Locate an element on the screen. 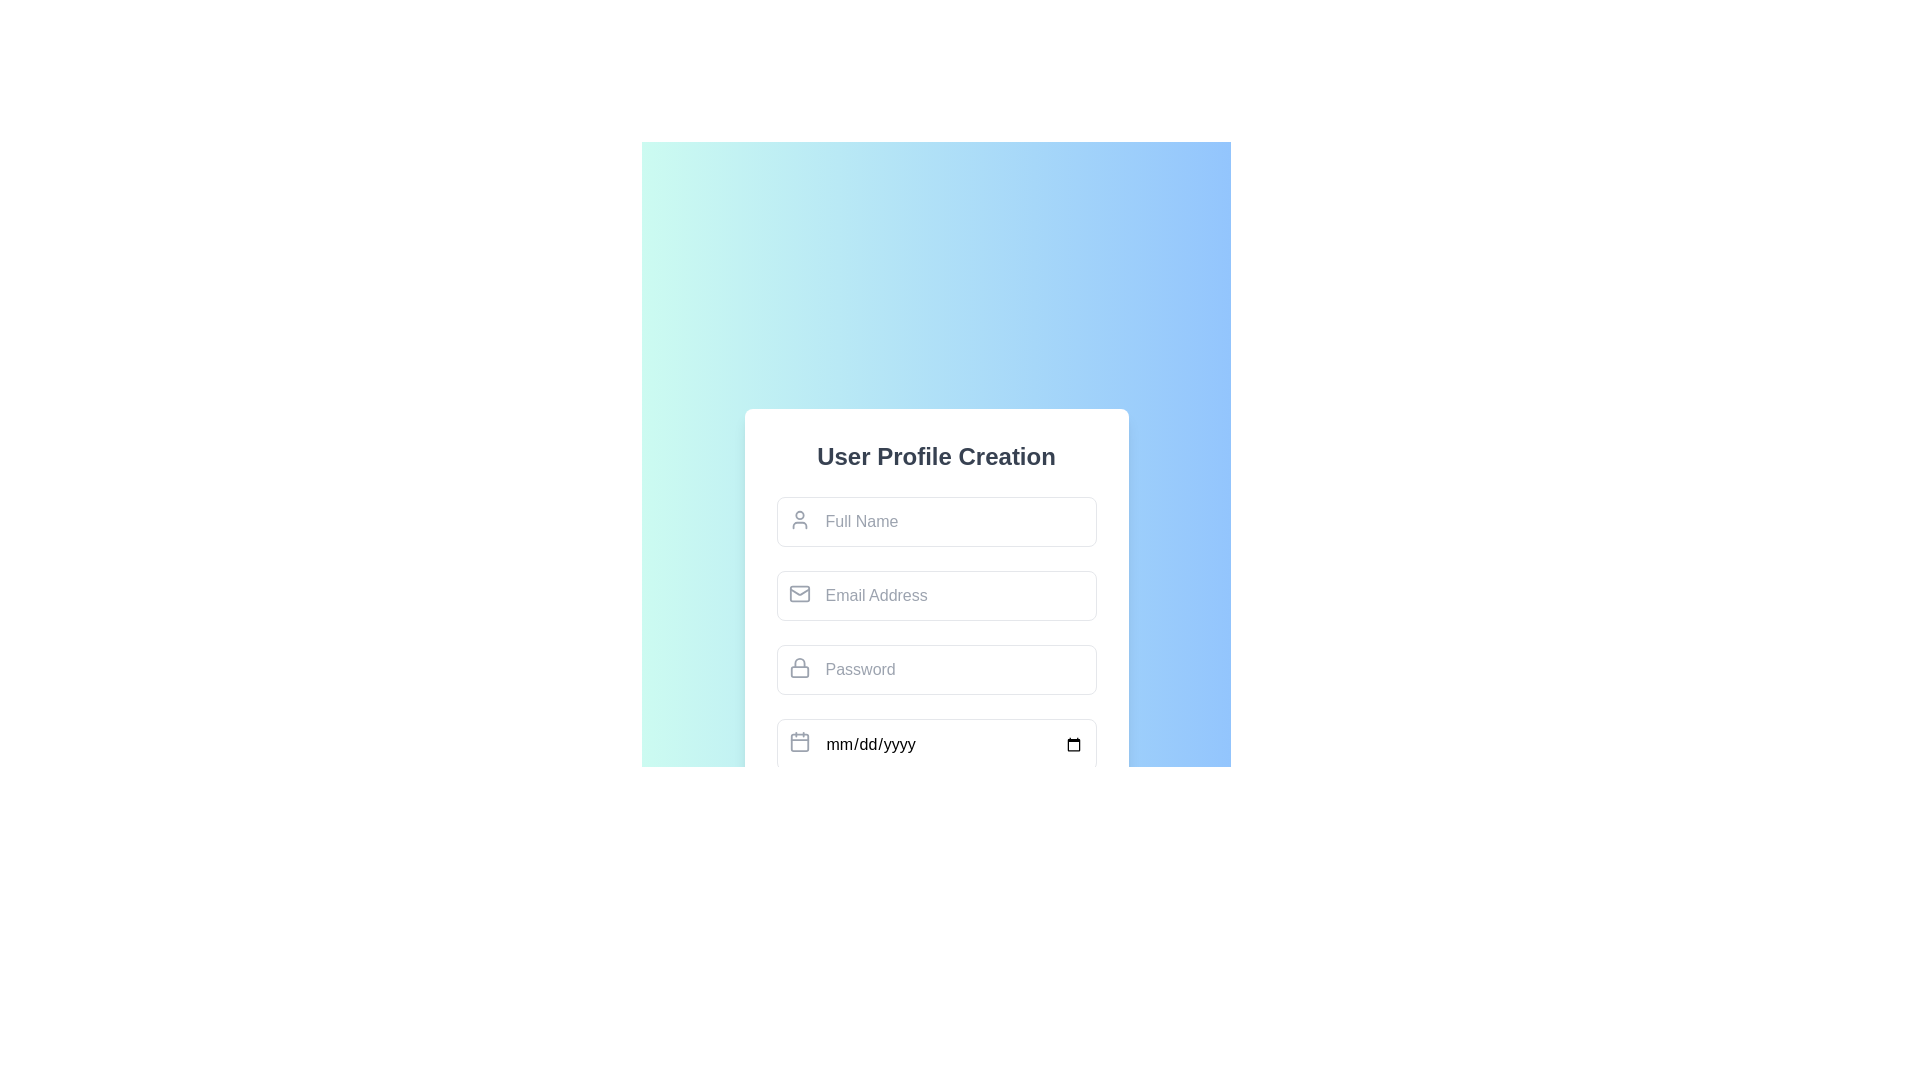  the date input icon located to the left of the 'mm/dd/yyyy' date input field is located at coordinates (798, 741).